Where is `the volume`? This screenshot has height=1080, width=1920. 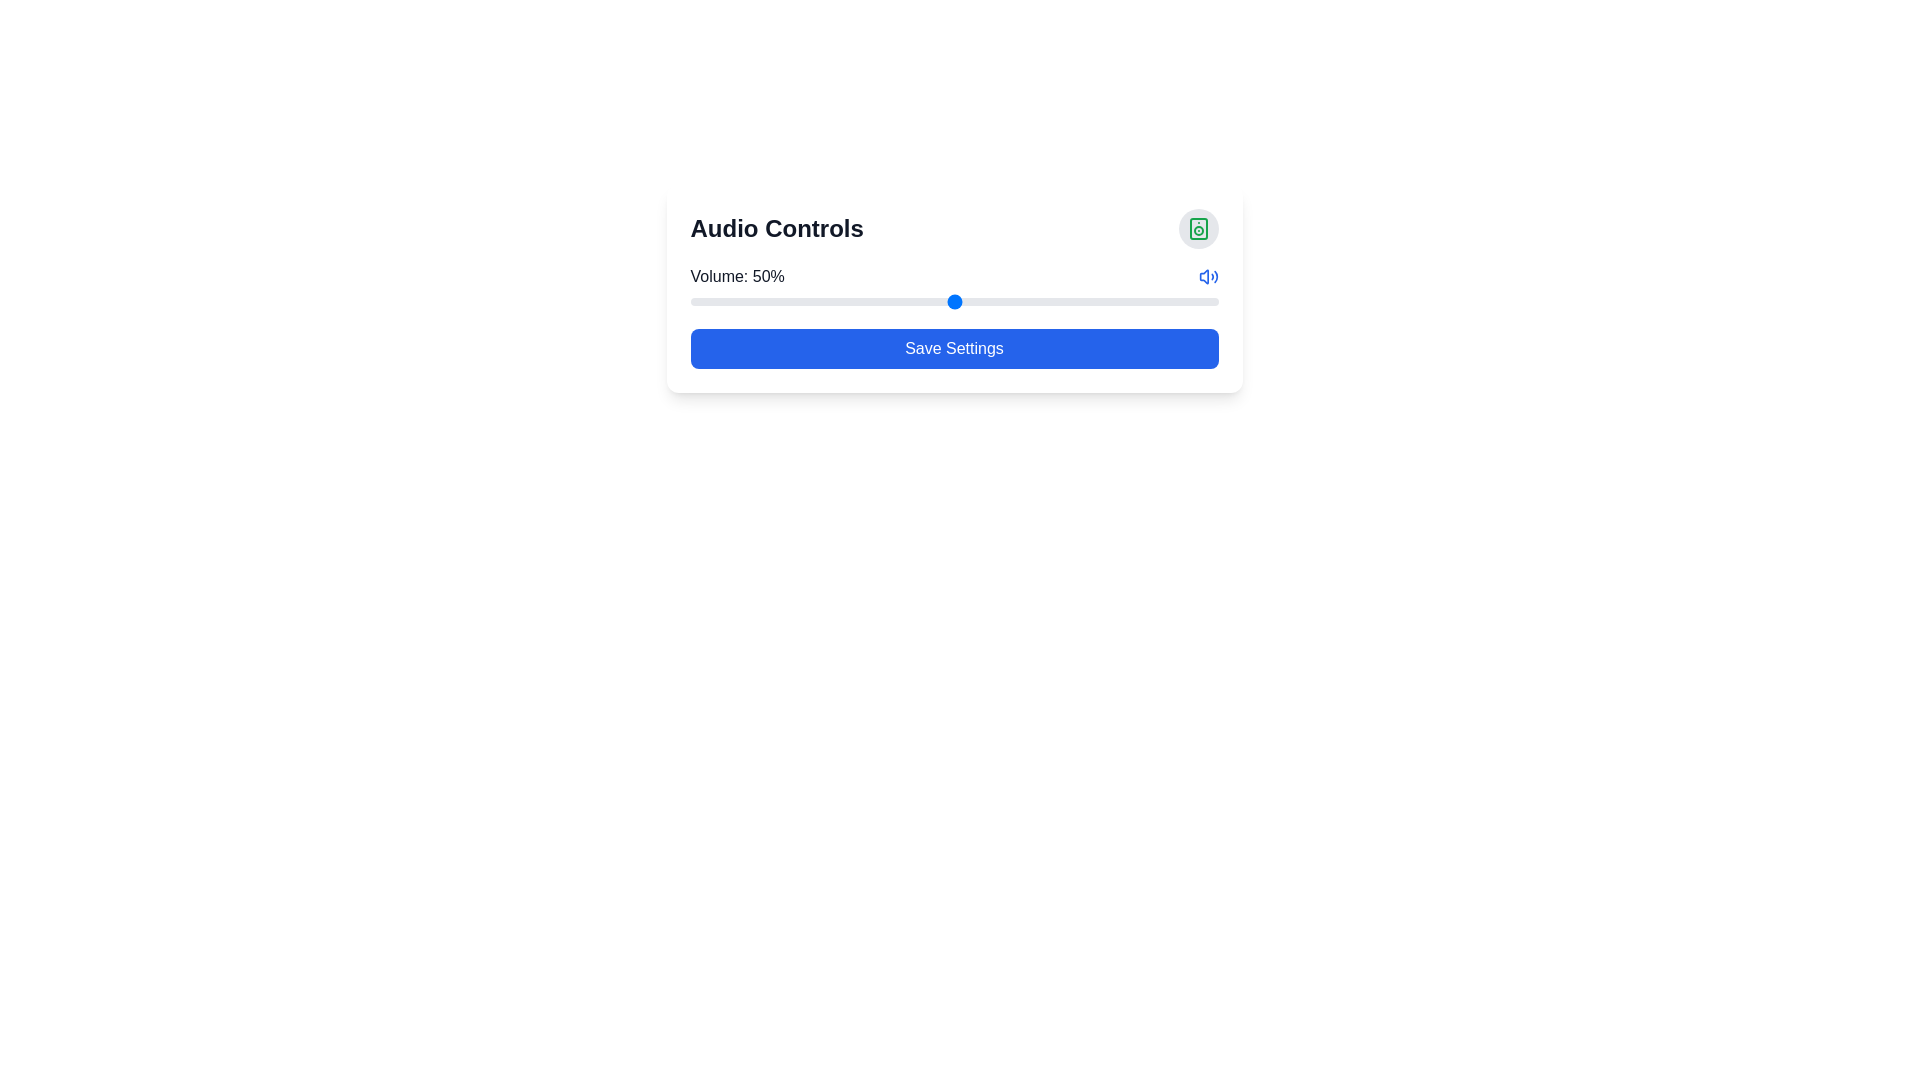
the volume is located at coordinates (843, 301).